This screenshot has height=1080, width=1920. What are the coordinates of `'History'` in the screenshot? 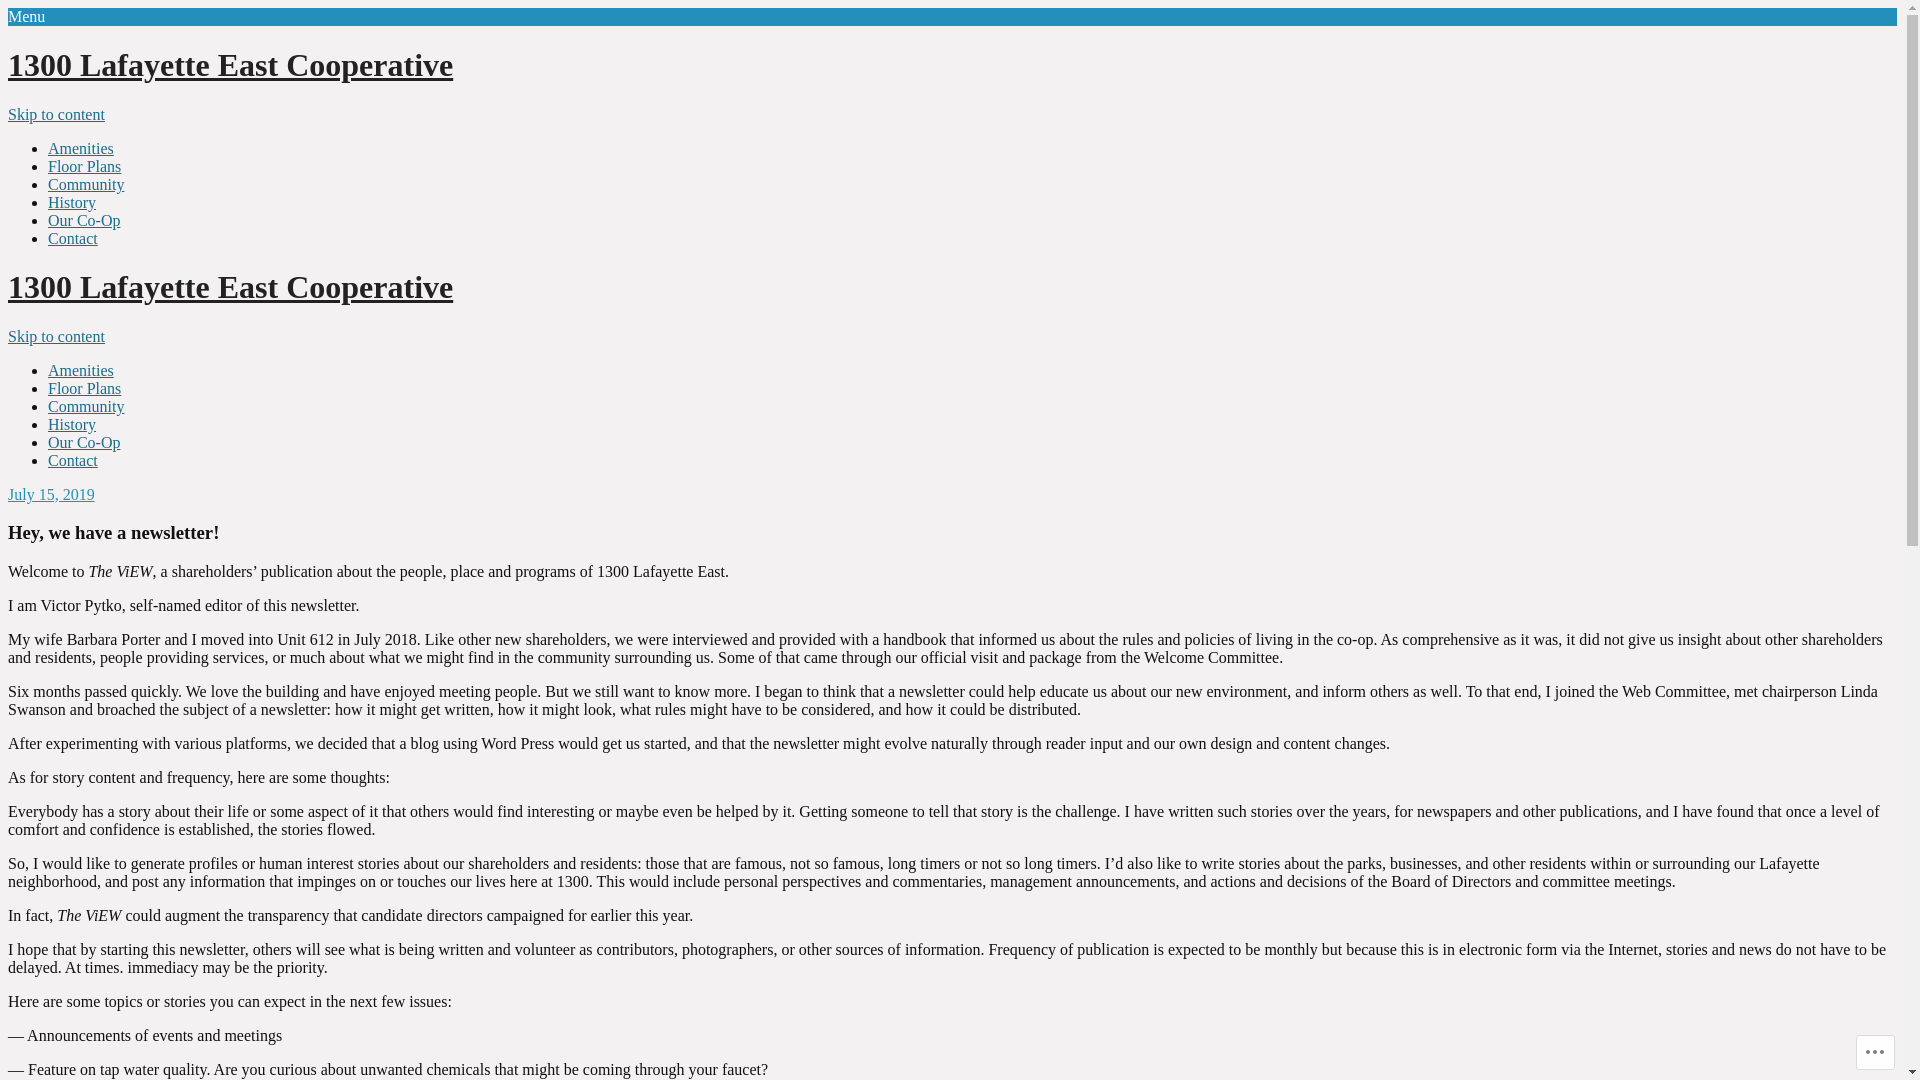 It's located at (72, 202).